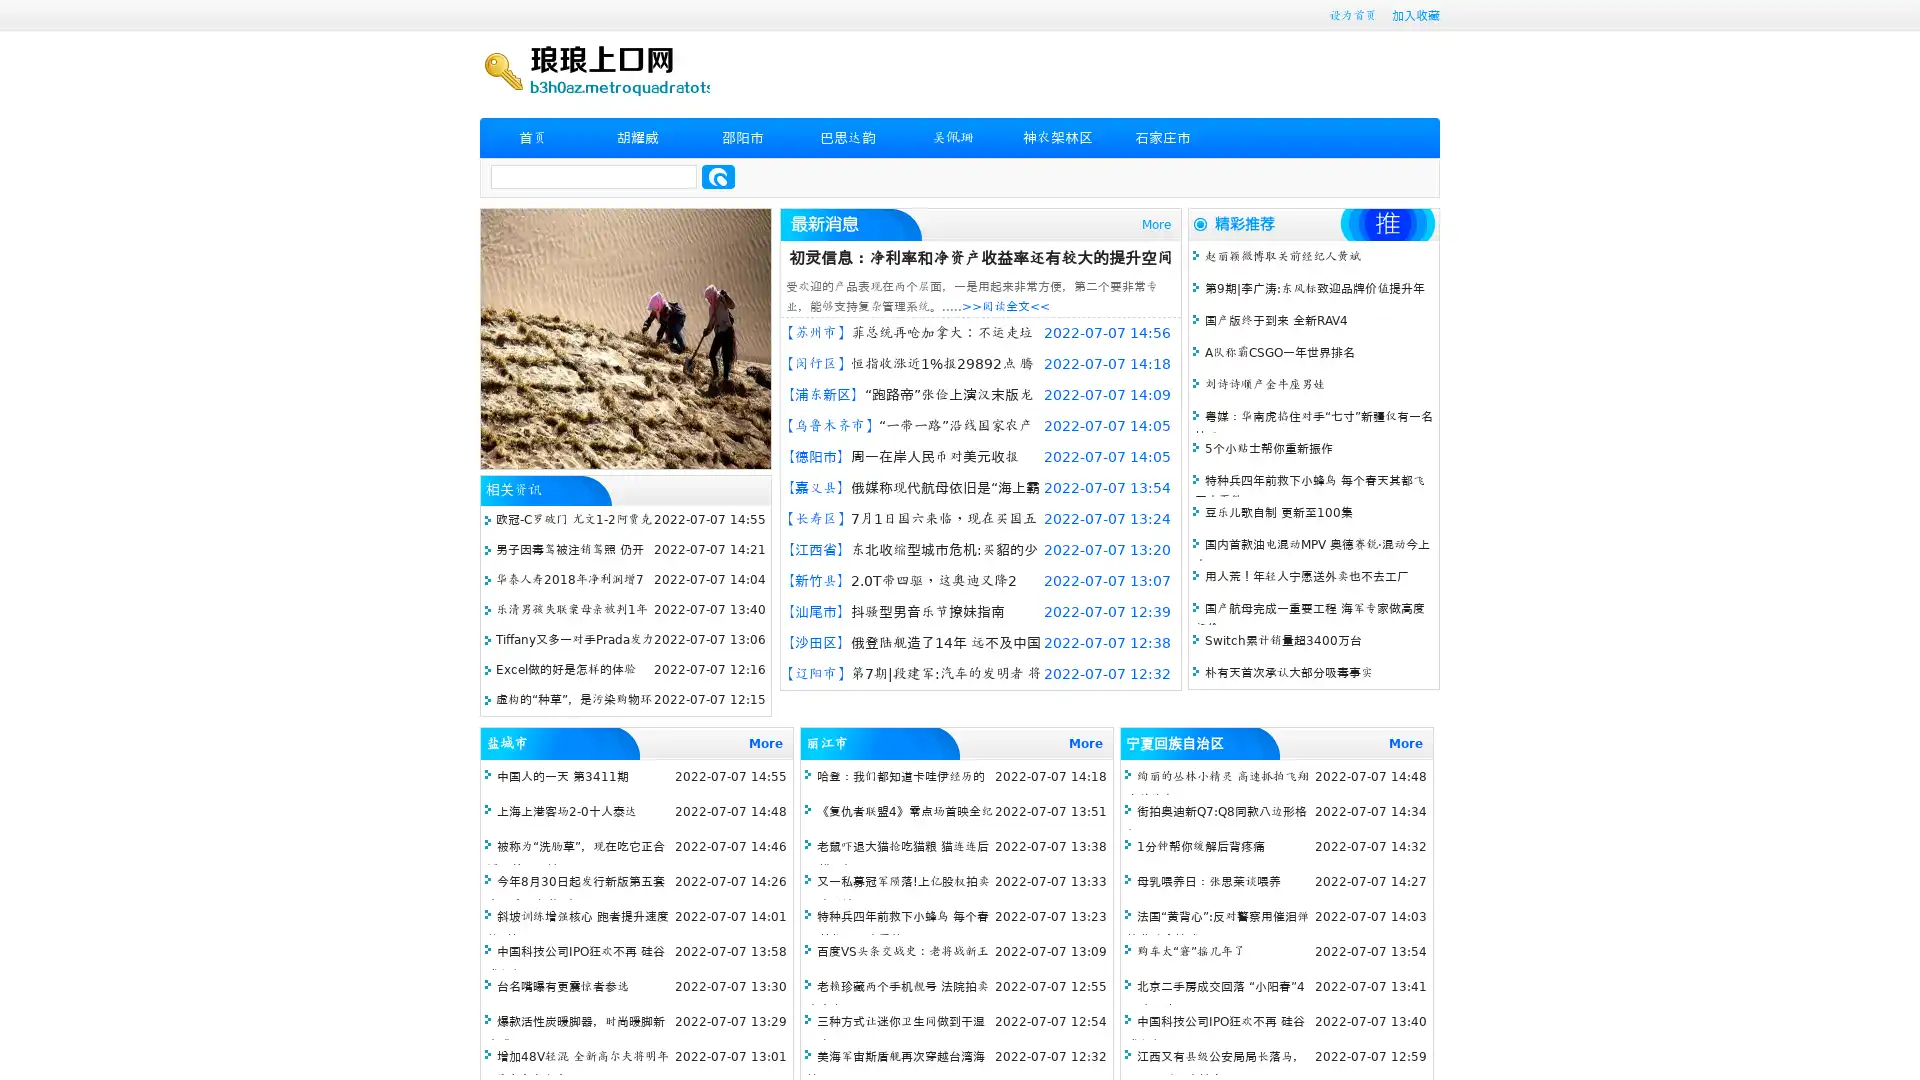  What do you see at coordinates (718, 176) in the screenshot?
I see `Search` at bounding box center [718, 176].